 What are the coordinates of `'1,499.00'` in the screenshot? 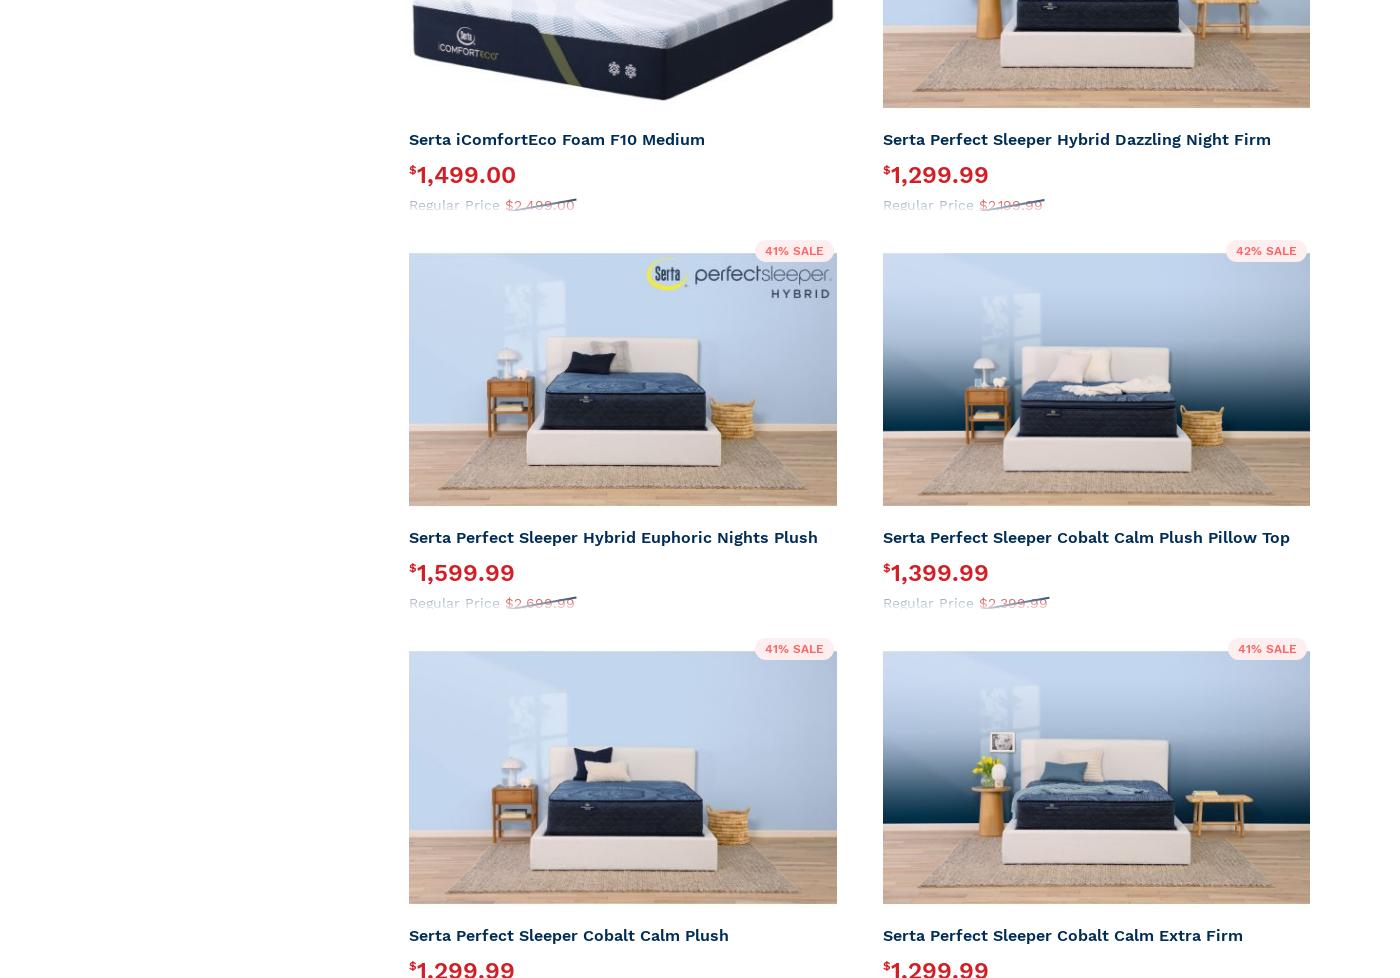 It's located at (466, 174).